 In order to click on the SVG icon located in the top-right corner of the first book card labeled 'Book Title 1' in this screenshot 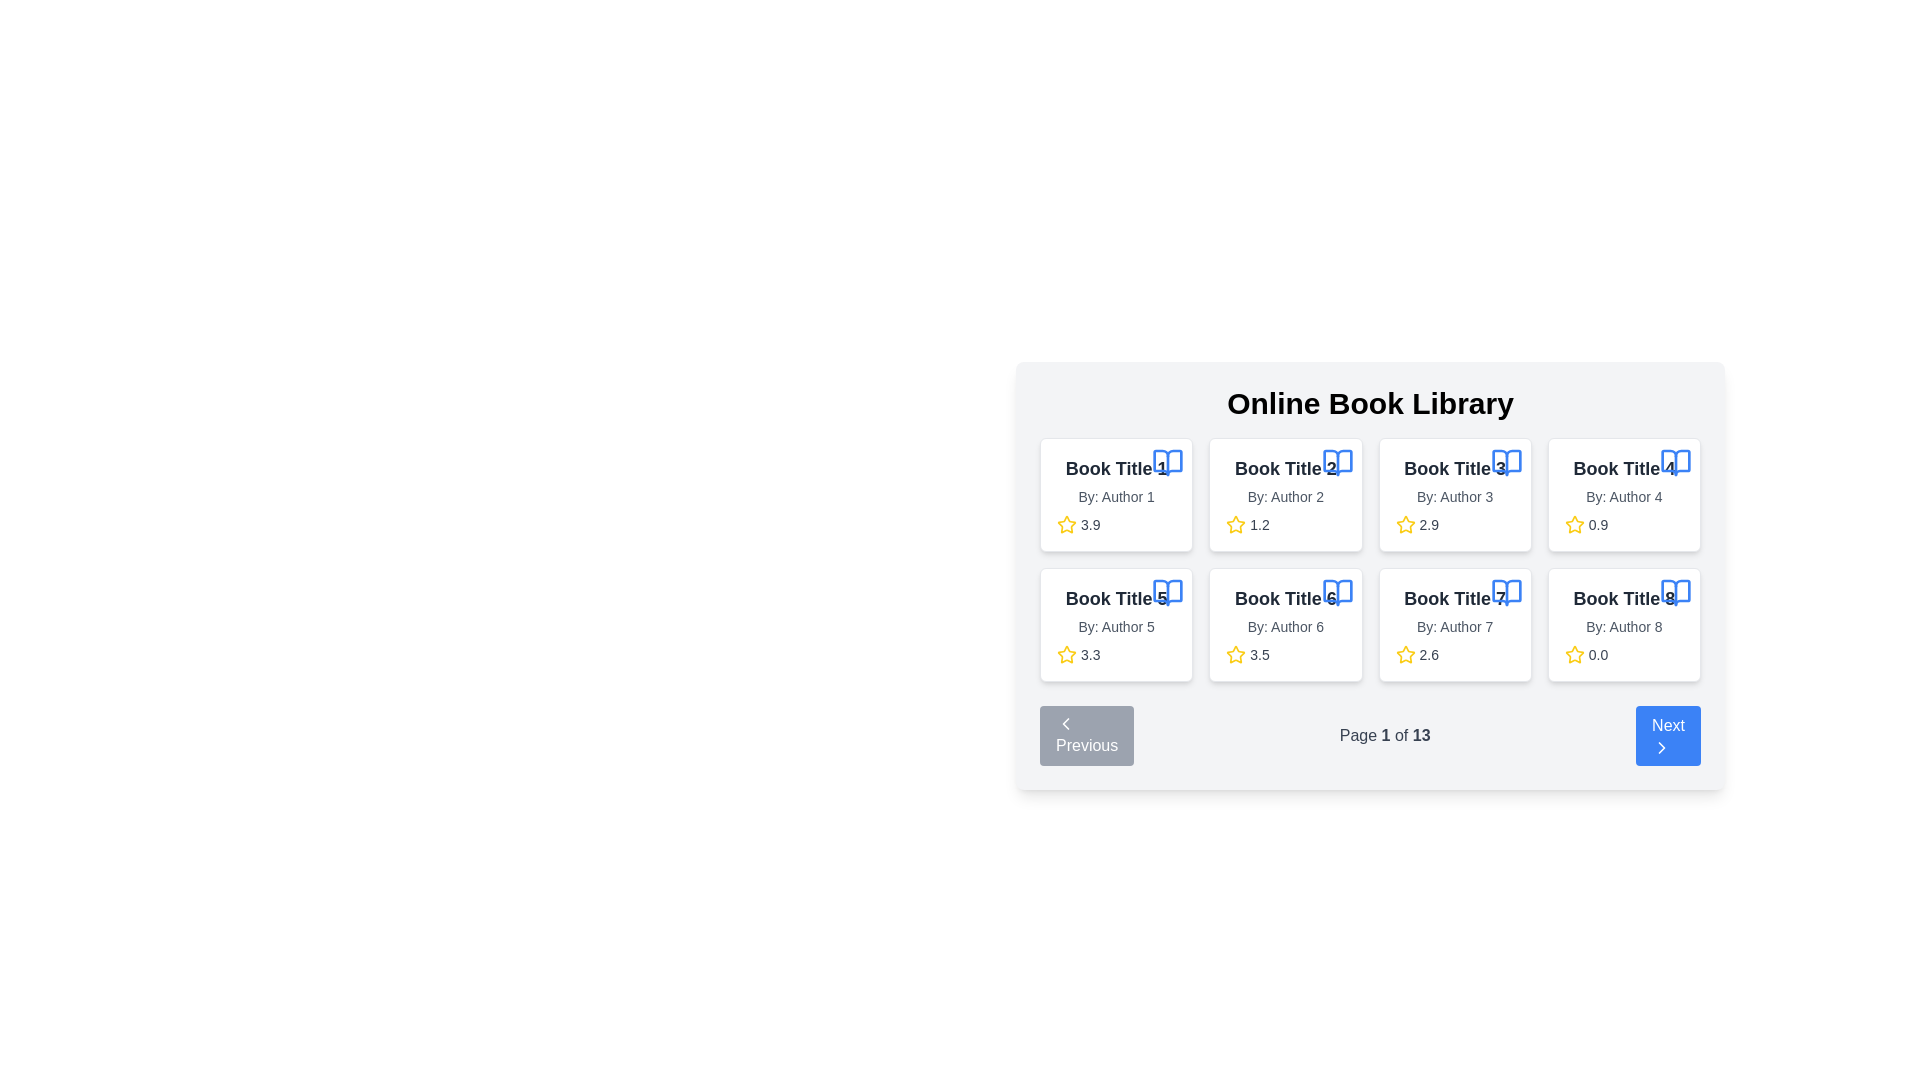, I will do `click(1168, 462)`.